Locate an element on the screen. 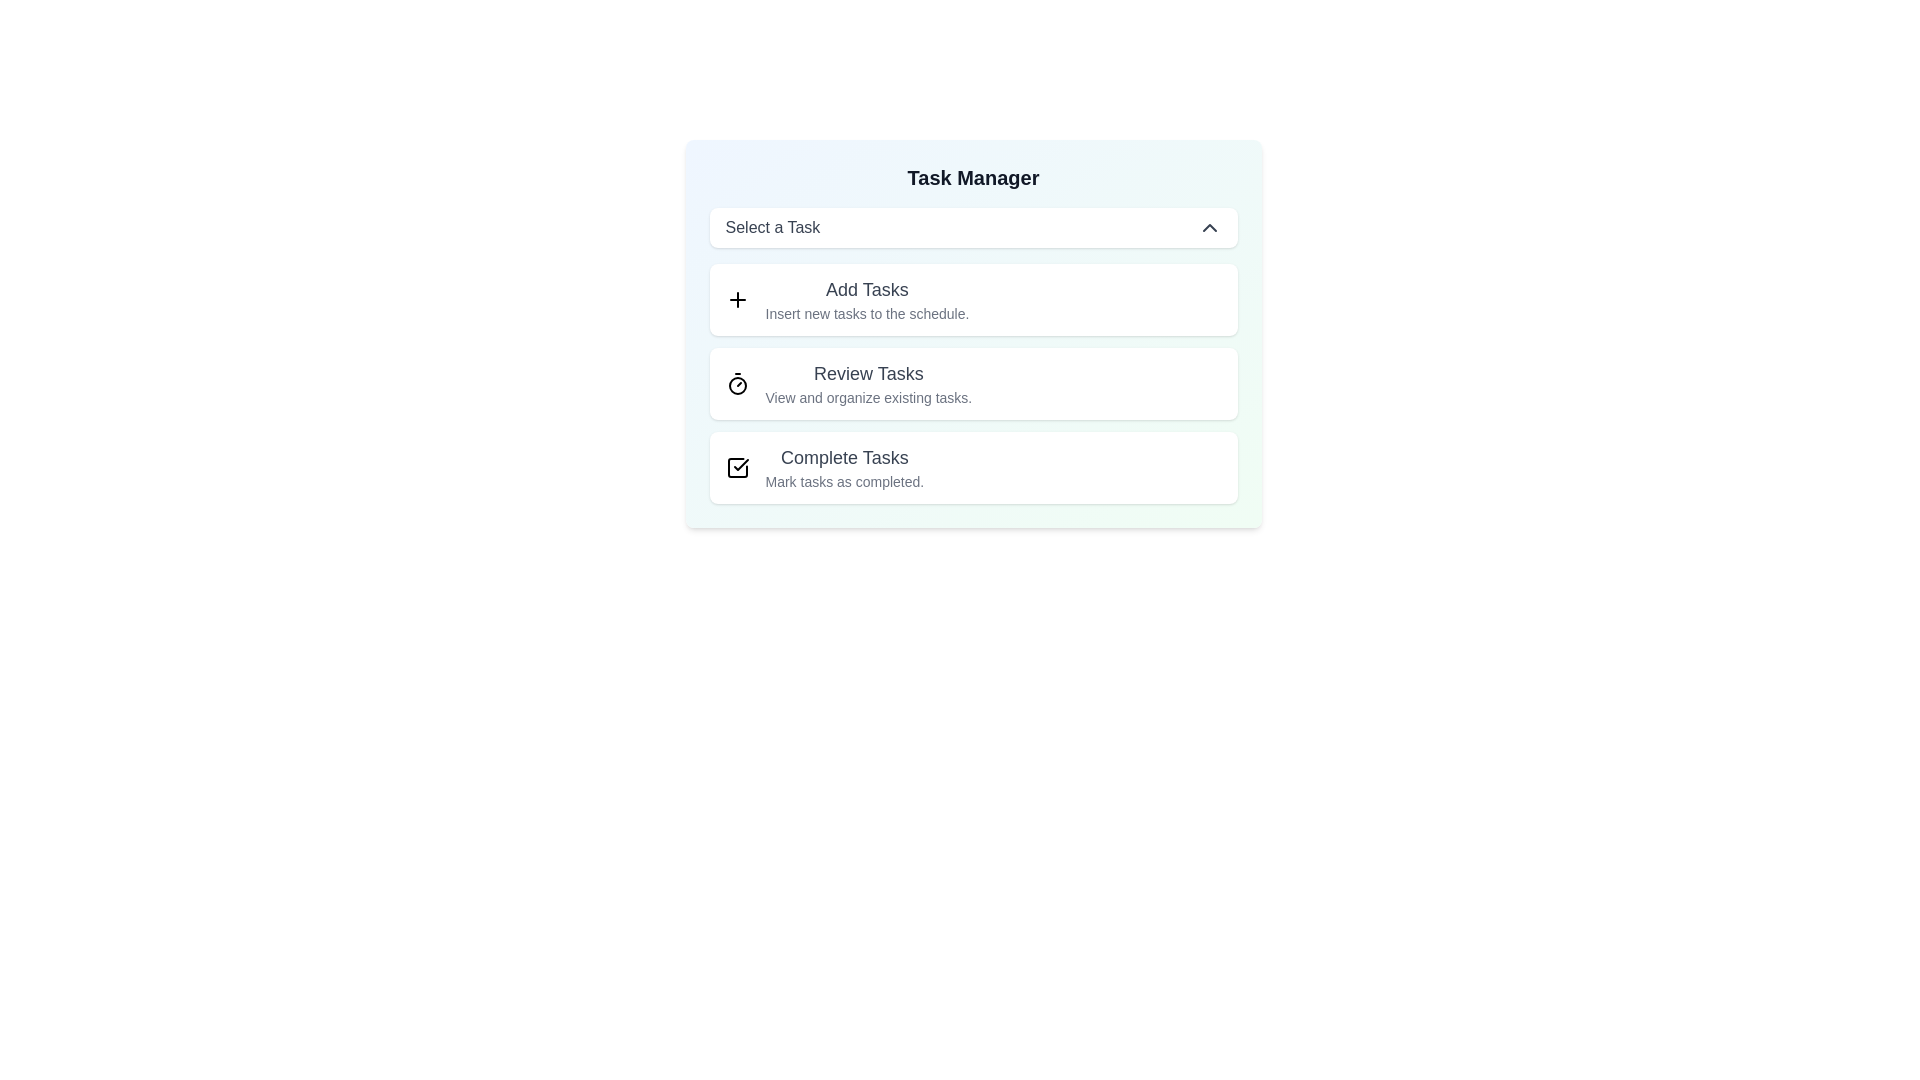  the header text 'Task Manager' is located at coordinates (973, 176).